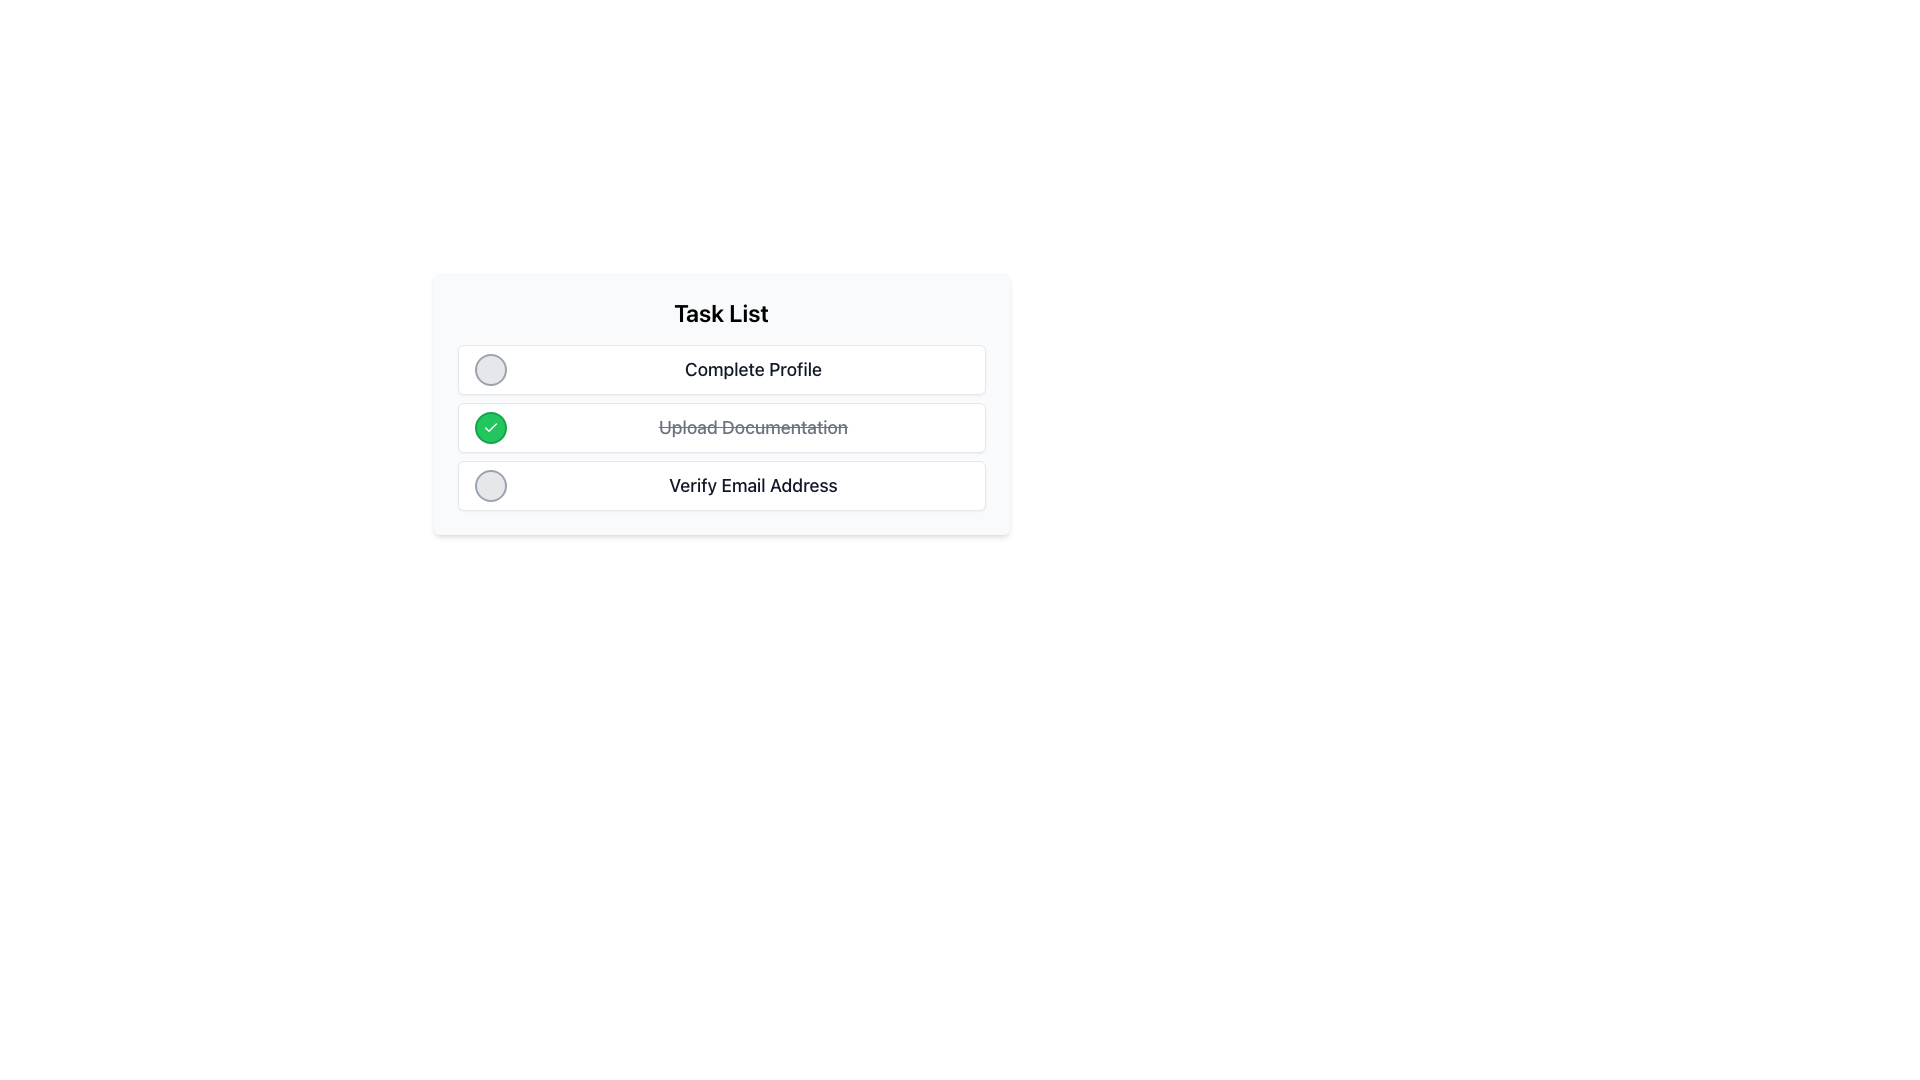  Describe the element at coordinates (720, 370) in the screenshot. I see `the first Task item card in the 'Task List' that contains the text 'Complete Profile' and a circular icon` at that location.